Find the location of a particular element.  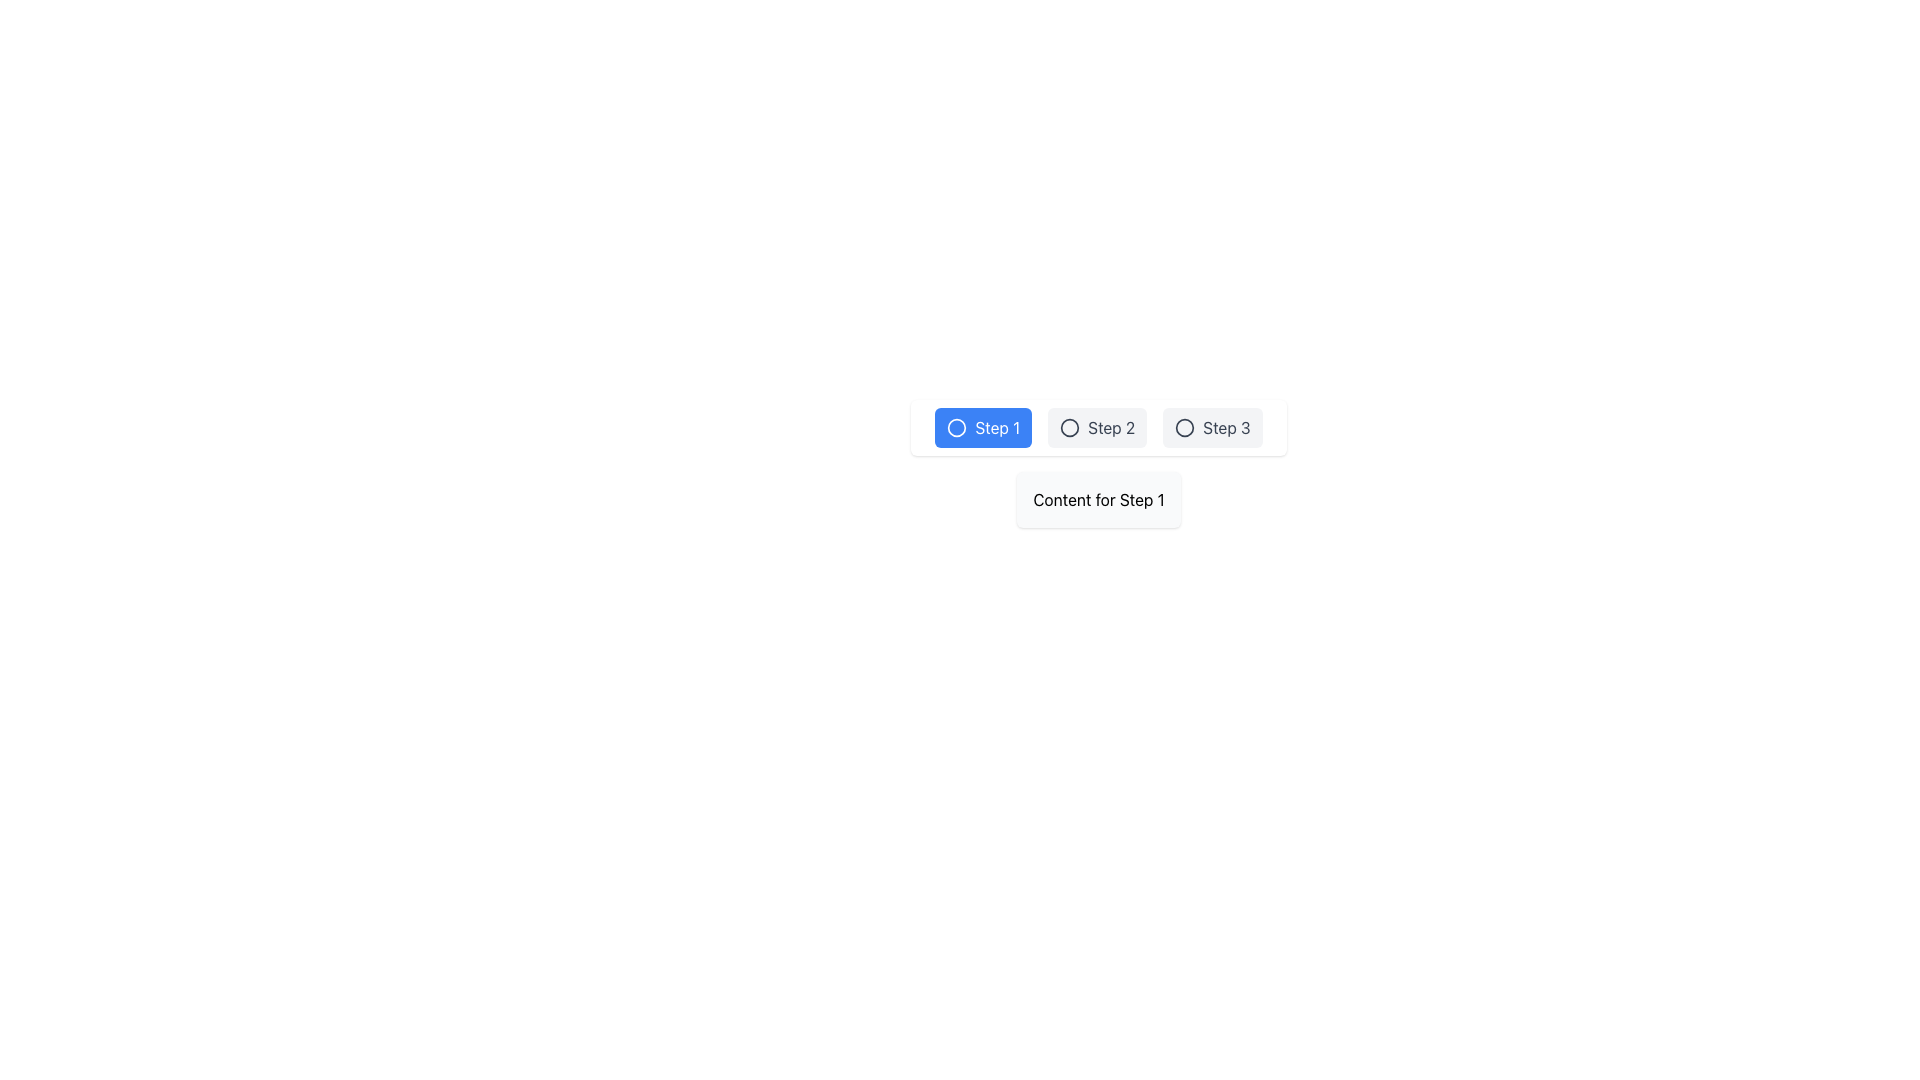

the SVG circle icon that indicates the status of 'Step 3', located within the button labeled 'Step 3' is located at coordinates (1185, 427).